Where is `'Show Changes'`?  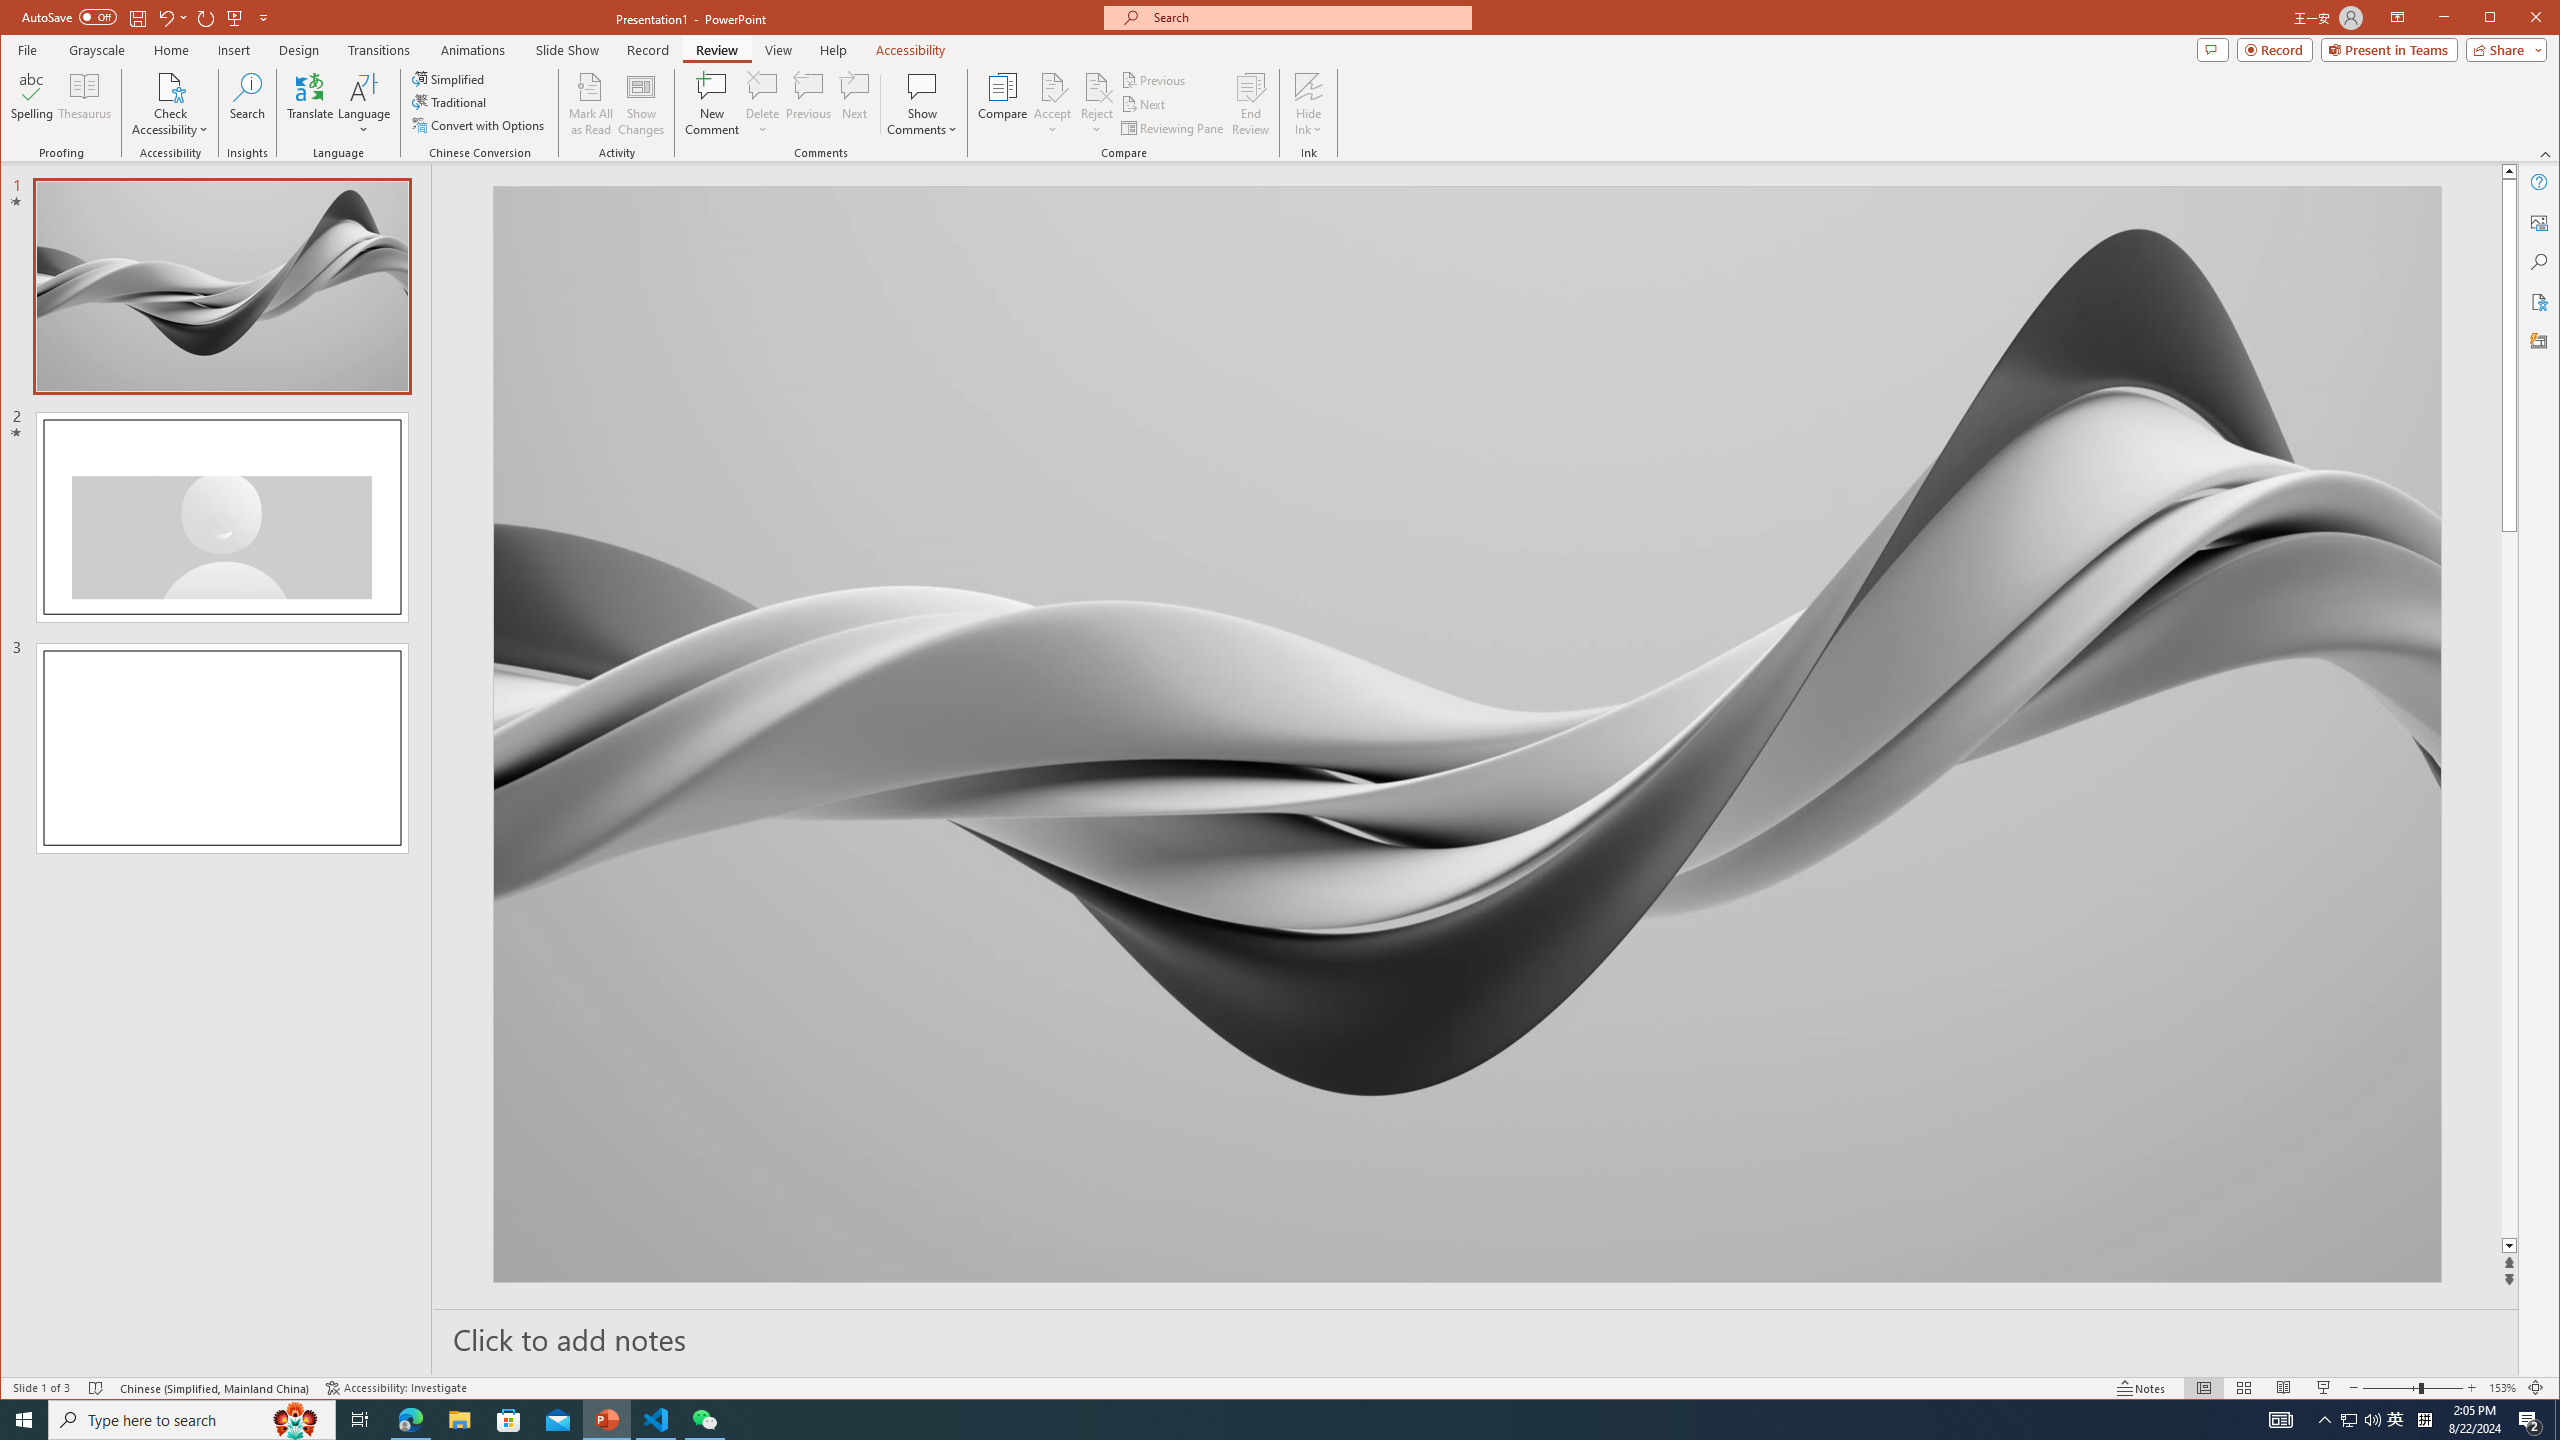 'Show Changes' is located at coordinates (641, 103).